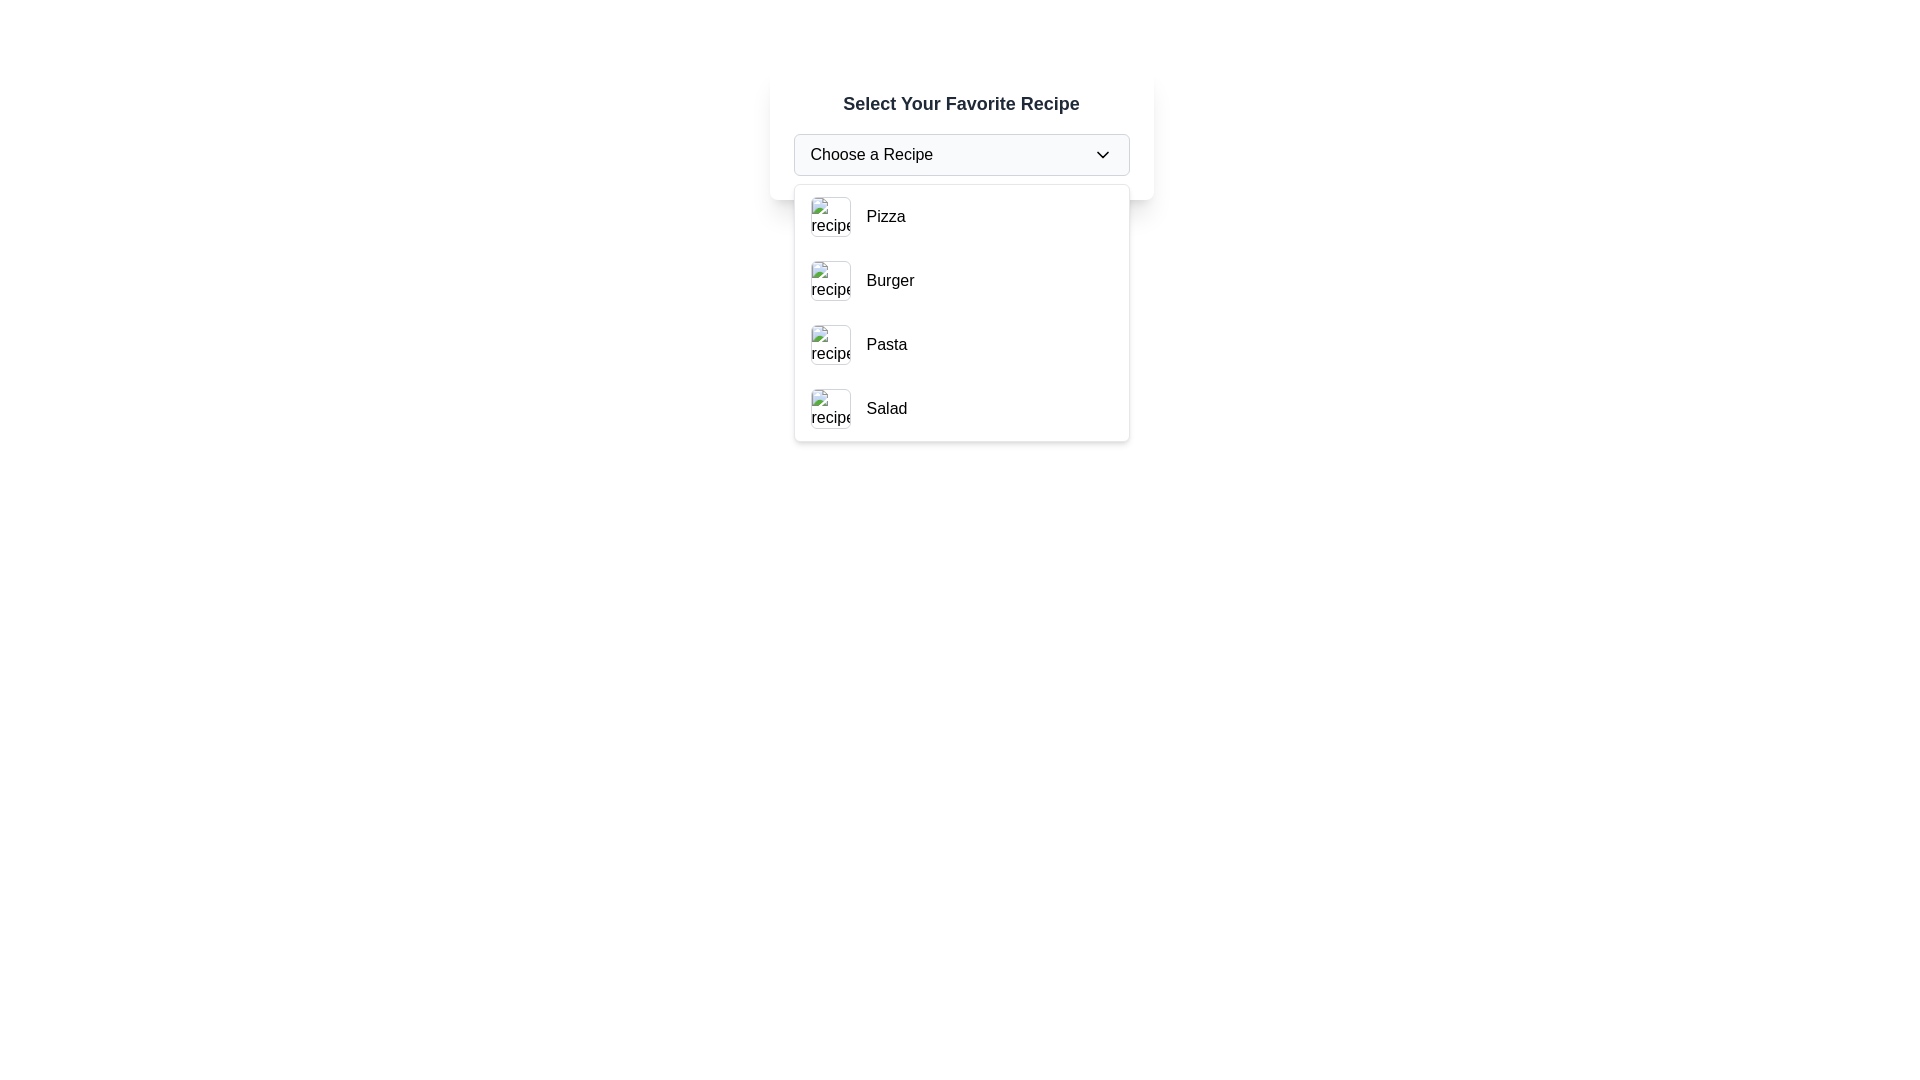  Describe the element at coordinates (830, 343) in the screenshot. I see `the image placeholder representing the 'Pasta' entry in the dropdown menu, which is located on the left side of the 'Pasta' list entry` at that location.